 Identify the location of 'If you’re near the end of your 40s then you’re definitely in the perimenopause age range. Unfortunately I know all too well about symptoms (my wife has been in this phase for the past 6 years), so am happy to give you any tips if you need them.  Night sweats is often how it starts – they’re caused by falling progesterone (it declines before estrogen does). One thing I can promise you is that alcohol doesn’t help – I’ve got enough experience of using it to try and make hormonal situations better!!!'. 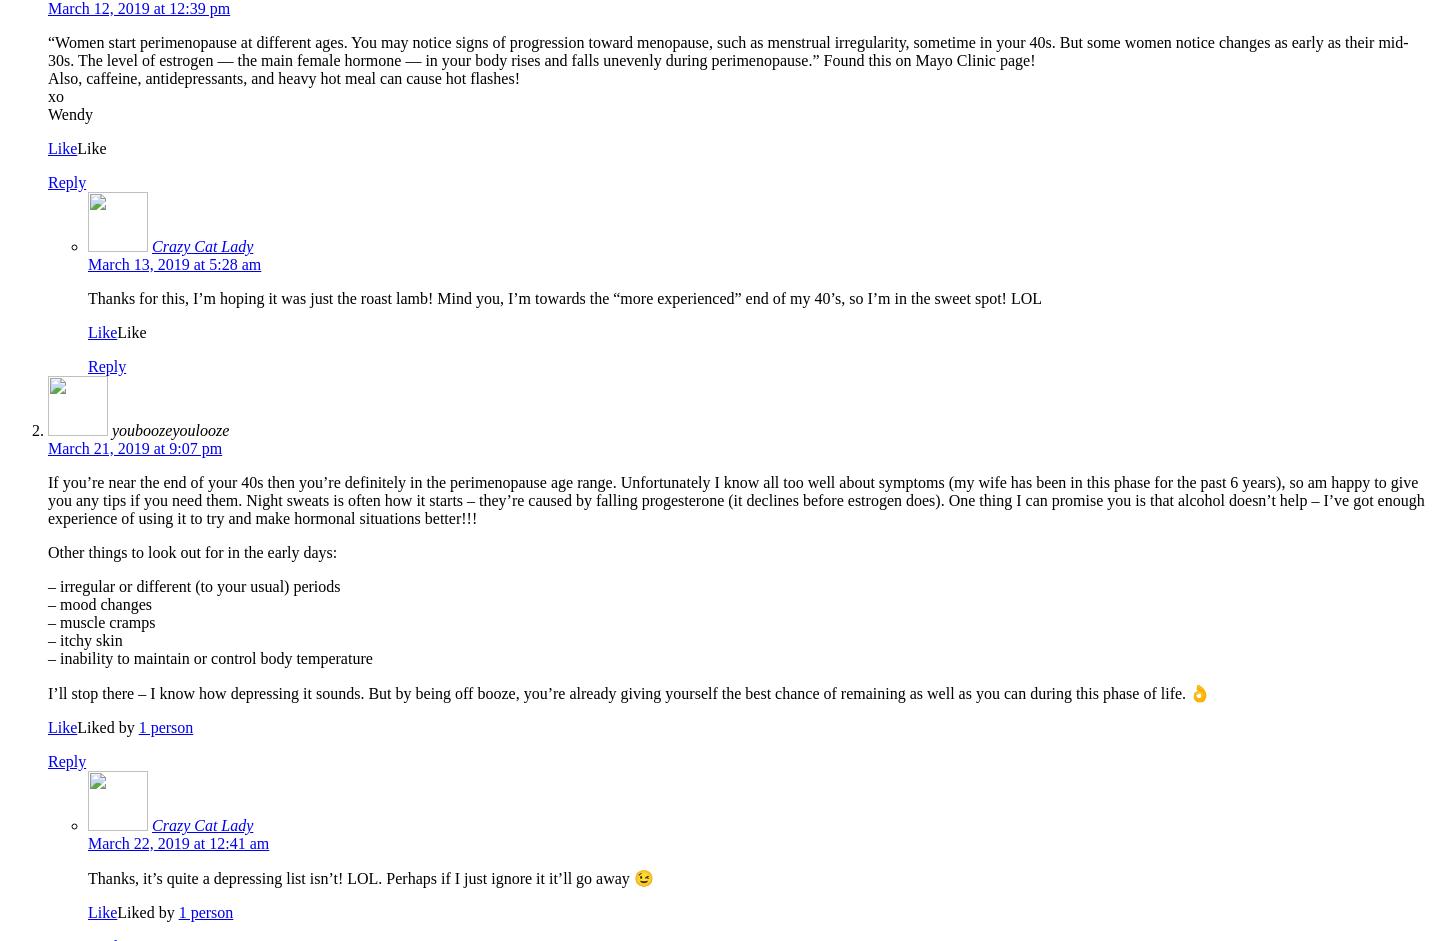
(734, 499).